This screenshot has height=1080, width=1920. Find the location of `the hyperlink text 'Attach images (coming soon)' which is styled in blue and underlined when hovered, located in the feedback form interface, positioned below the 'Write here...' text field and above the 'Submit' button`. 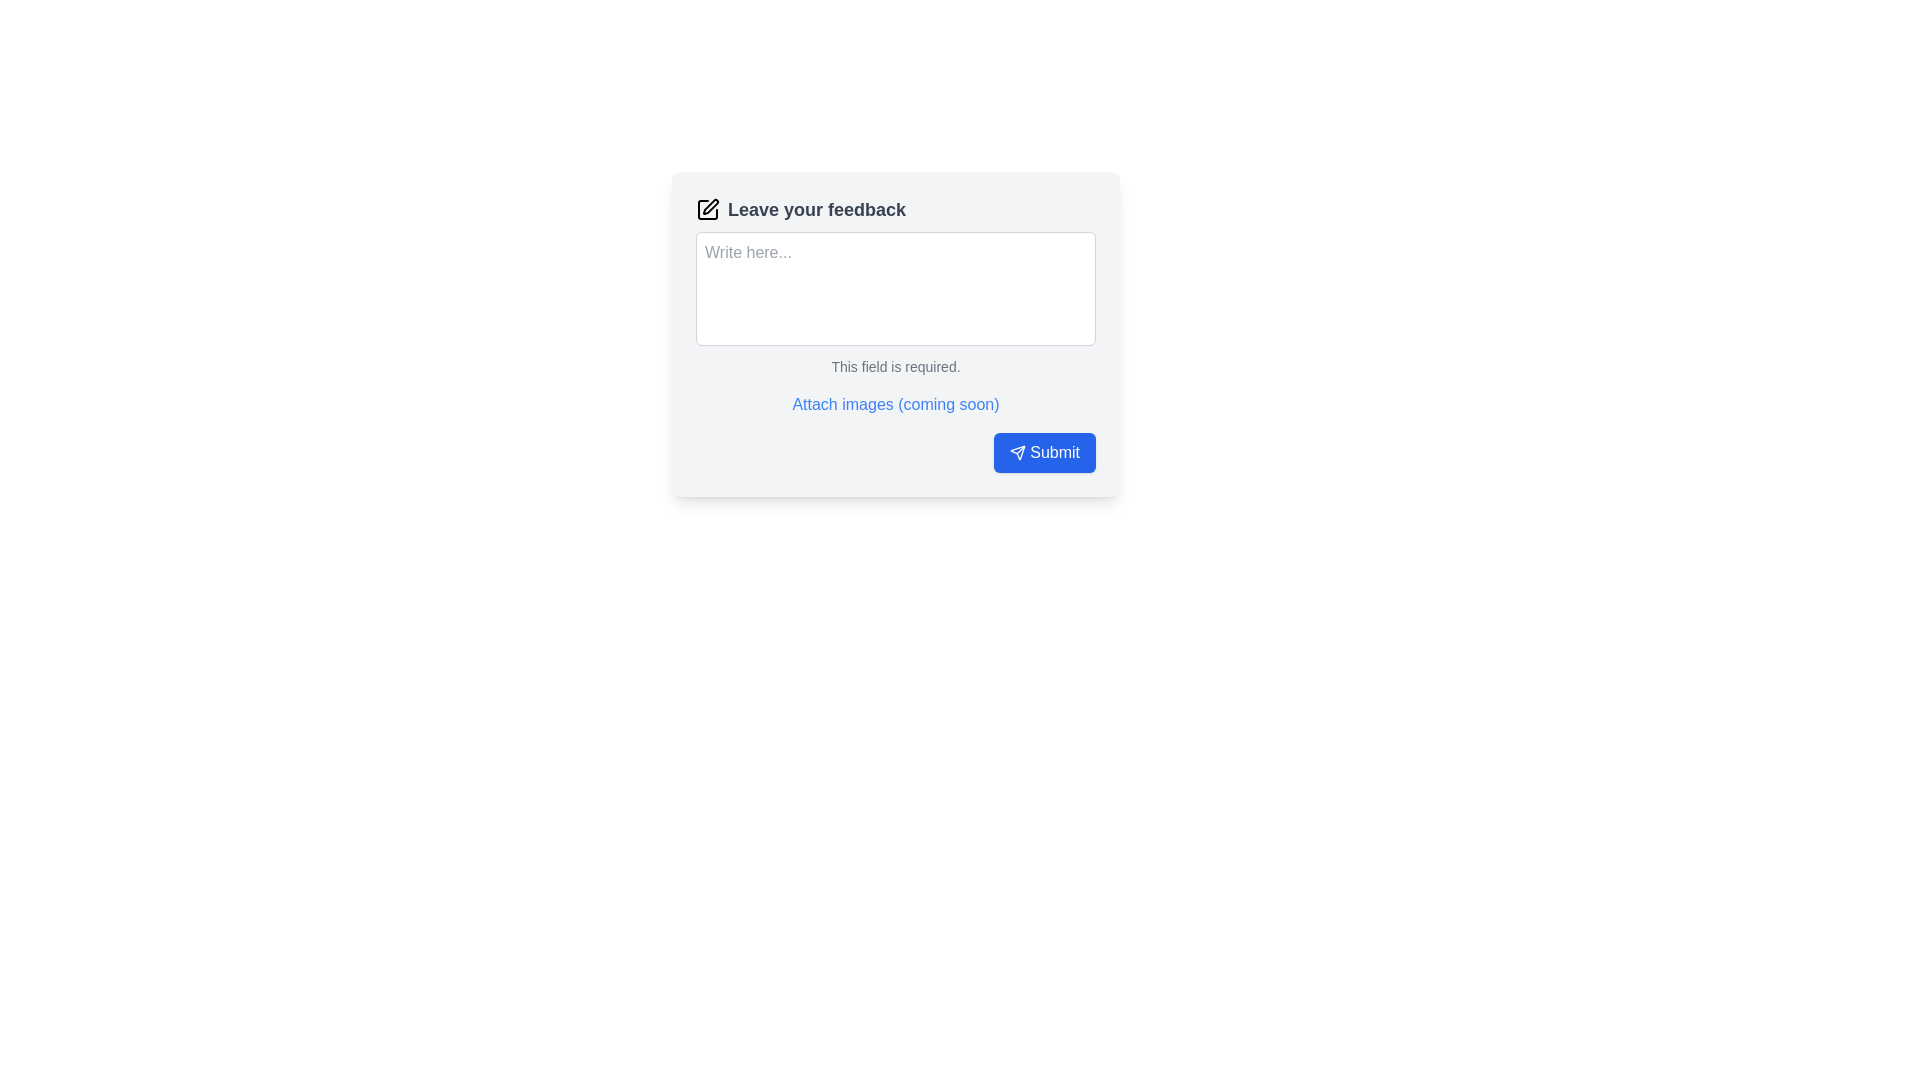

the hyperlink text 'Attach images (coming soon)' which is styled in blue and underlined when hovered, located in the feedback form interface, positioned below the 'Write here...' text field and above the 'Submit' button is located at coordinates (895, 405).